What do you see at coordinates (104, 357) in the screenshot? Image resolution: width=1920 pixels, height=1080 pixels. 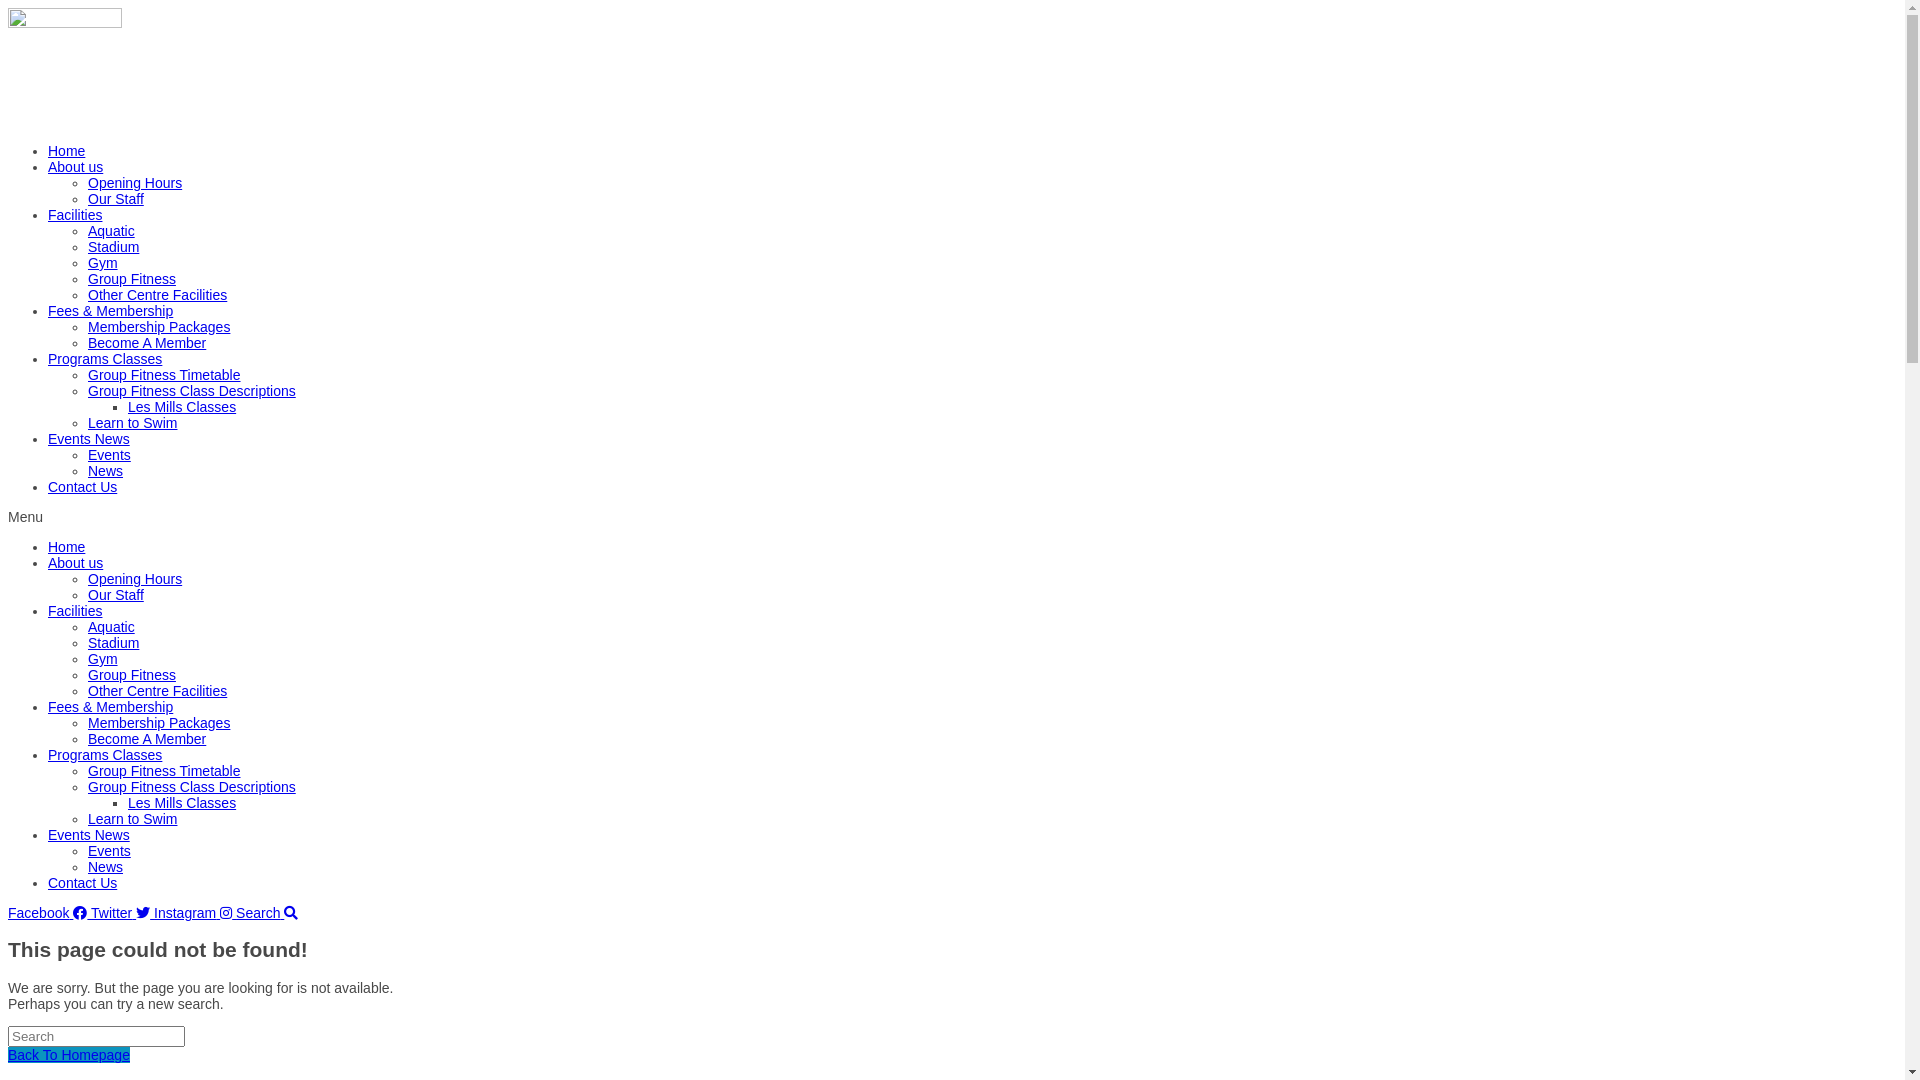 I see `'Programs Classes'` at bounding box center [104, 357].